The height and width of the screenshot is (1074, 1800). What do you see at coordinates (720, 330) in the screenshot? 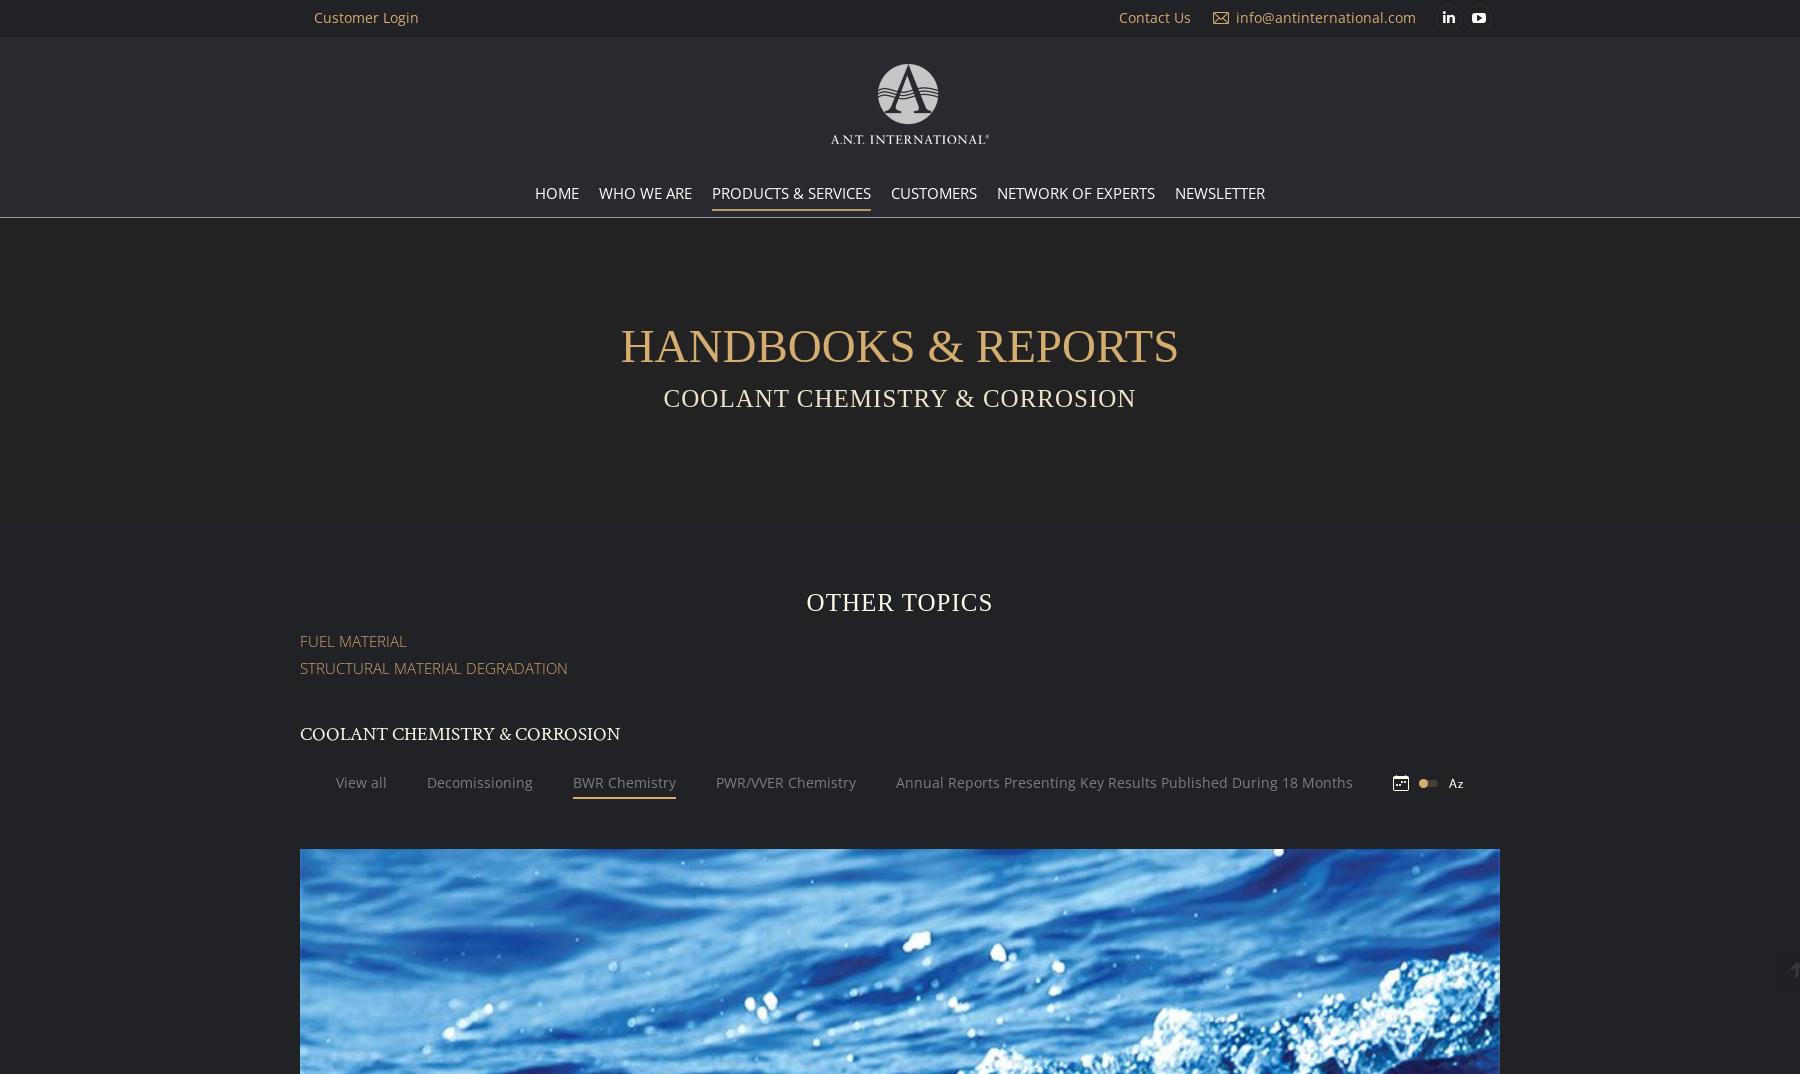
I see `'Fuel Reliability Code'` at bounding box center [720, 330].